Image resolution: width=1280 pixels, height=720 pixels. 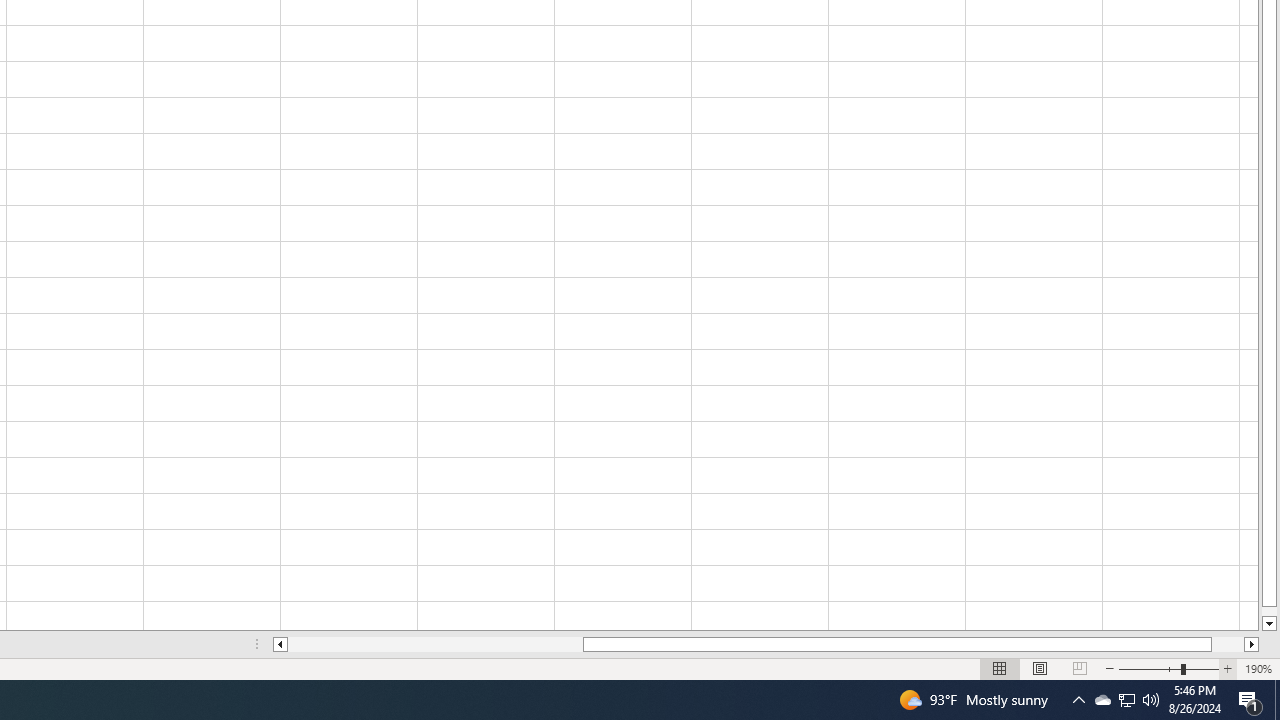 What do you see at coordinates (1268, 623) in the screenshot?
I see `'Line down'` at bounding box center [1268, 623].